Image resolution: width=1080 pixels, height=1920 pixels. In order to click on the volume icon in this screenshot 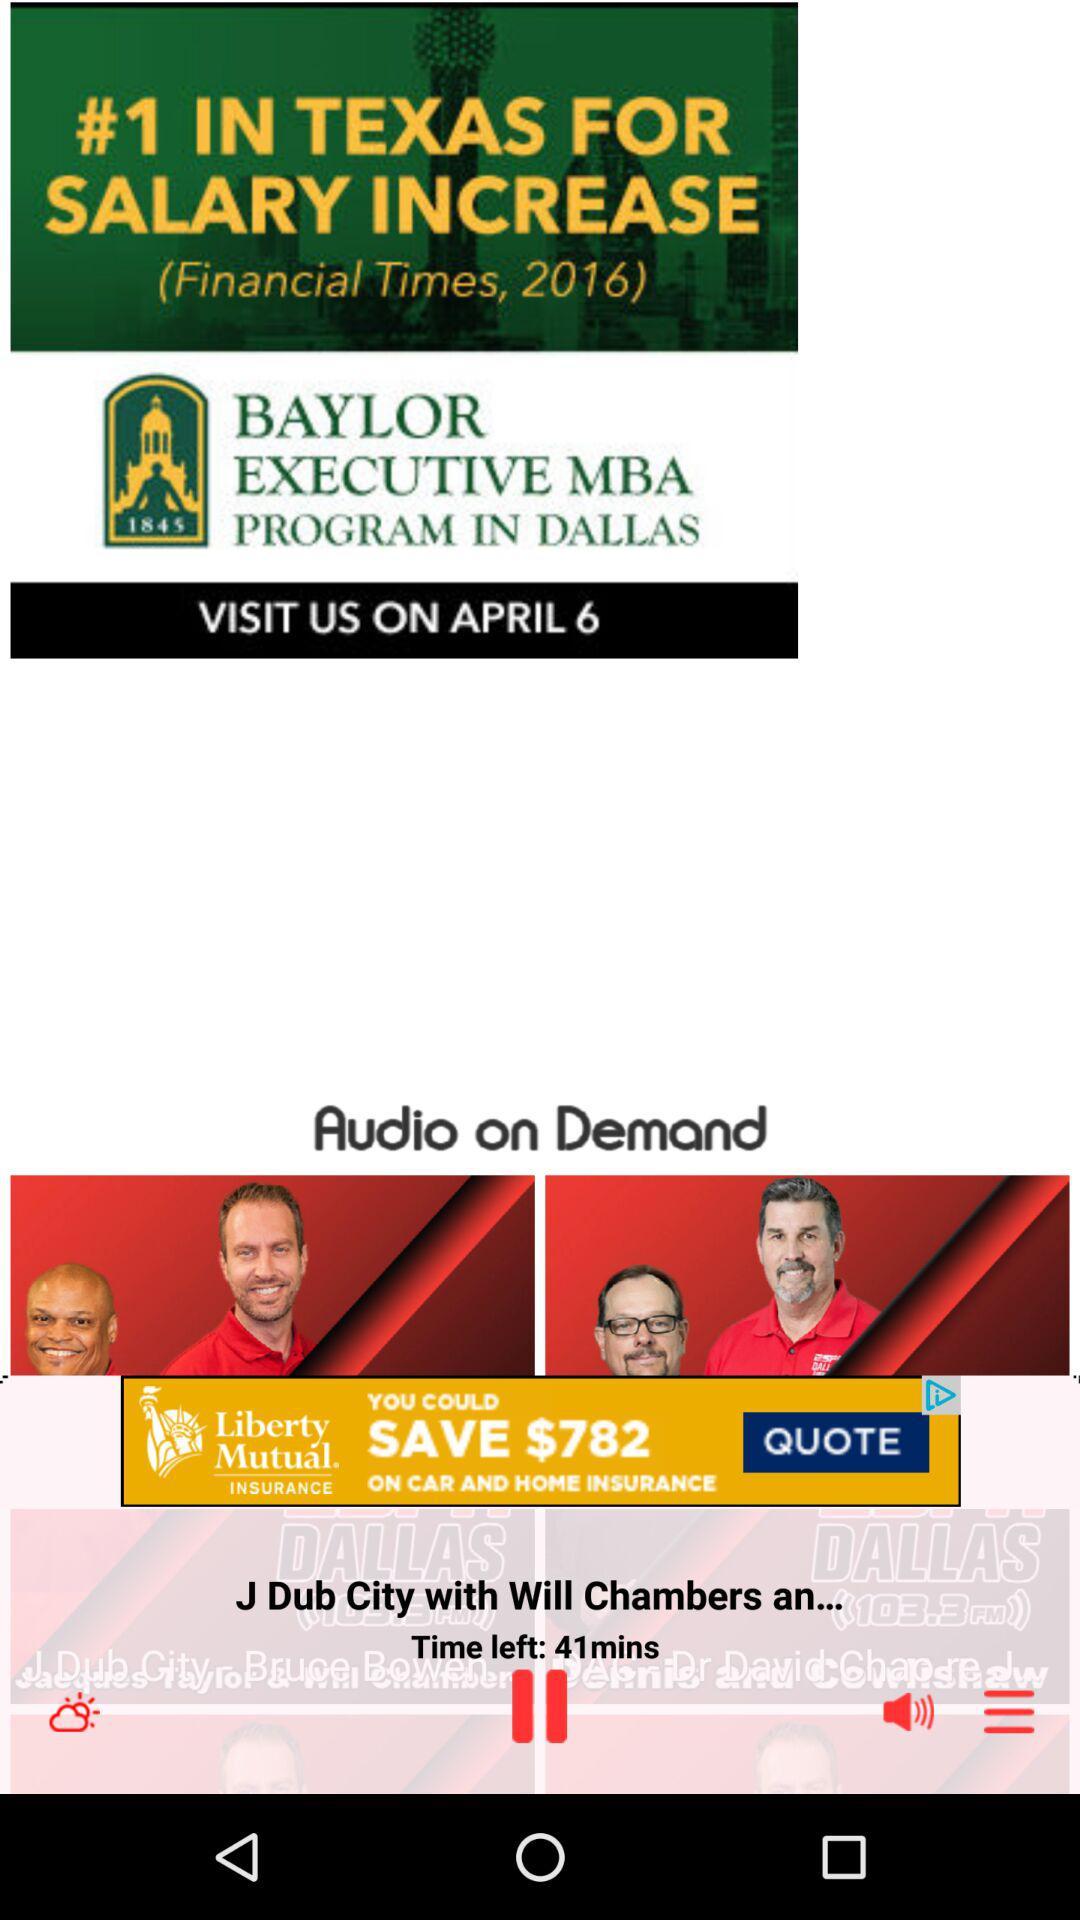, I will do `click(908, 1832)`.